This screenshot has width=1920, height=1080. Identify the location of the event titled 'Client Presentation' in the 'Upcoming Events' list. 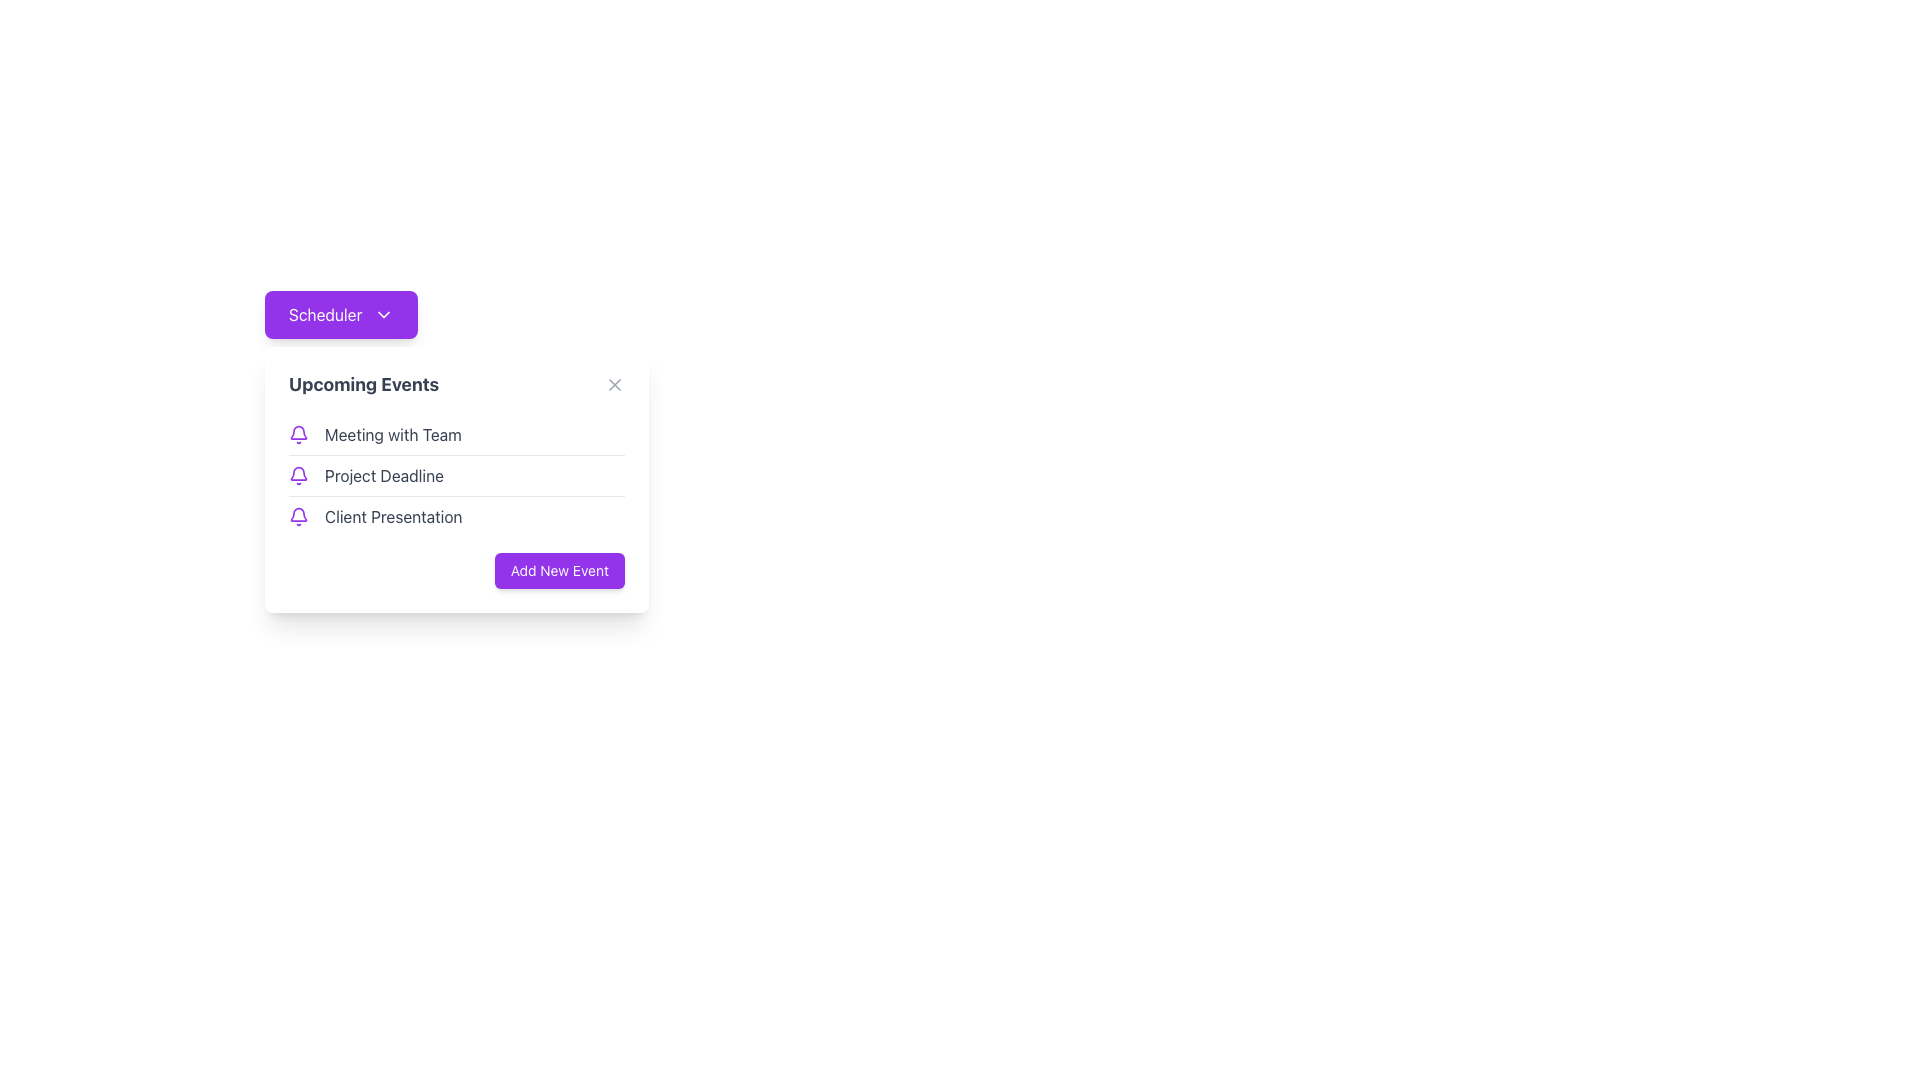
(455, 515).